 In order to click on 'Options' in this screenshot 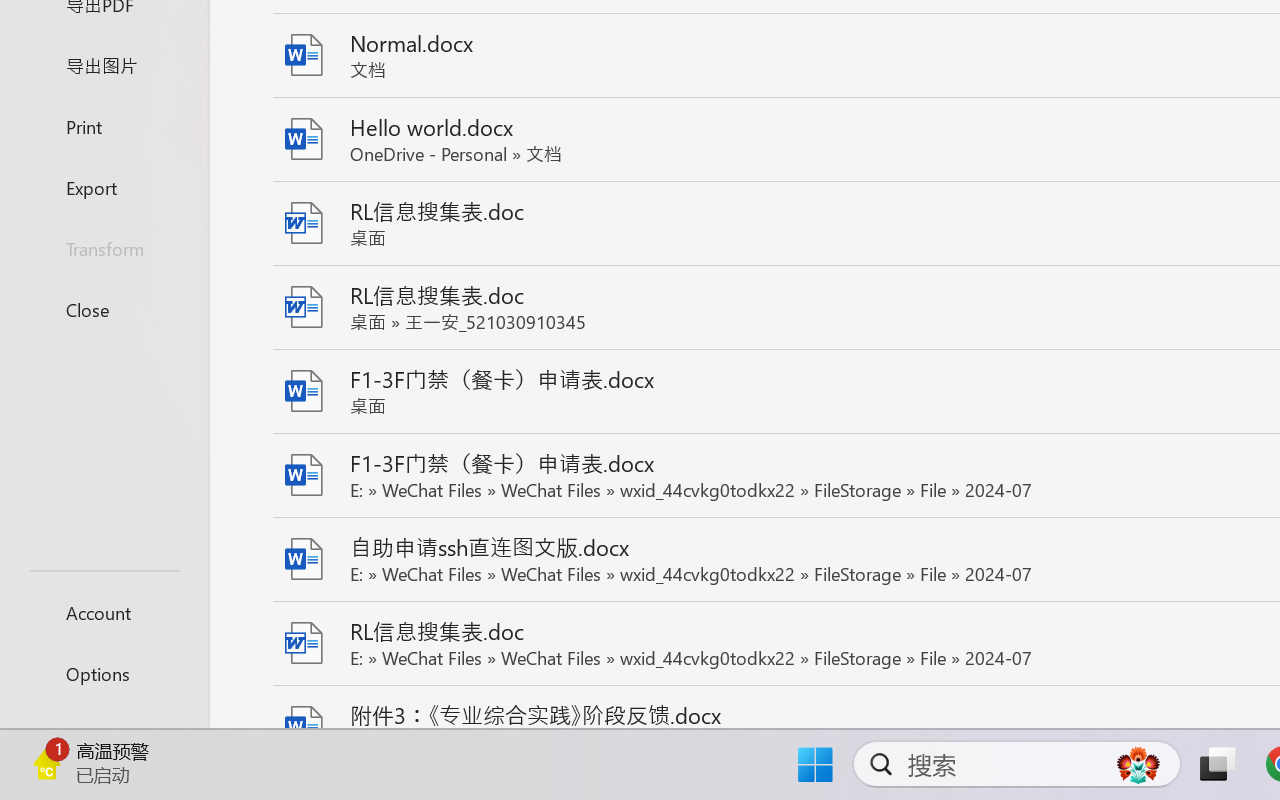, I will do `click(103, 673)`.